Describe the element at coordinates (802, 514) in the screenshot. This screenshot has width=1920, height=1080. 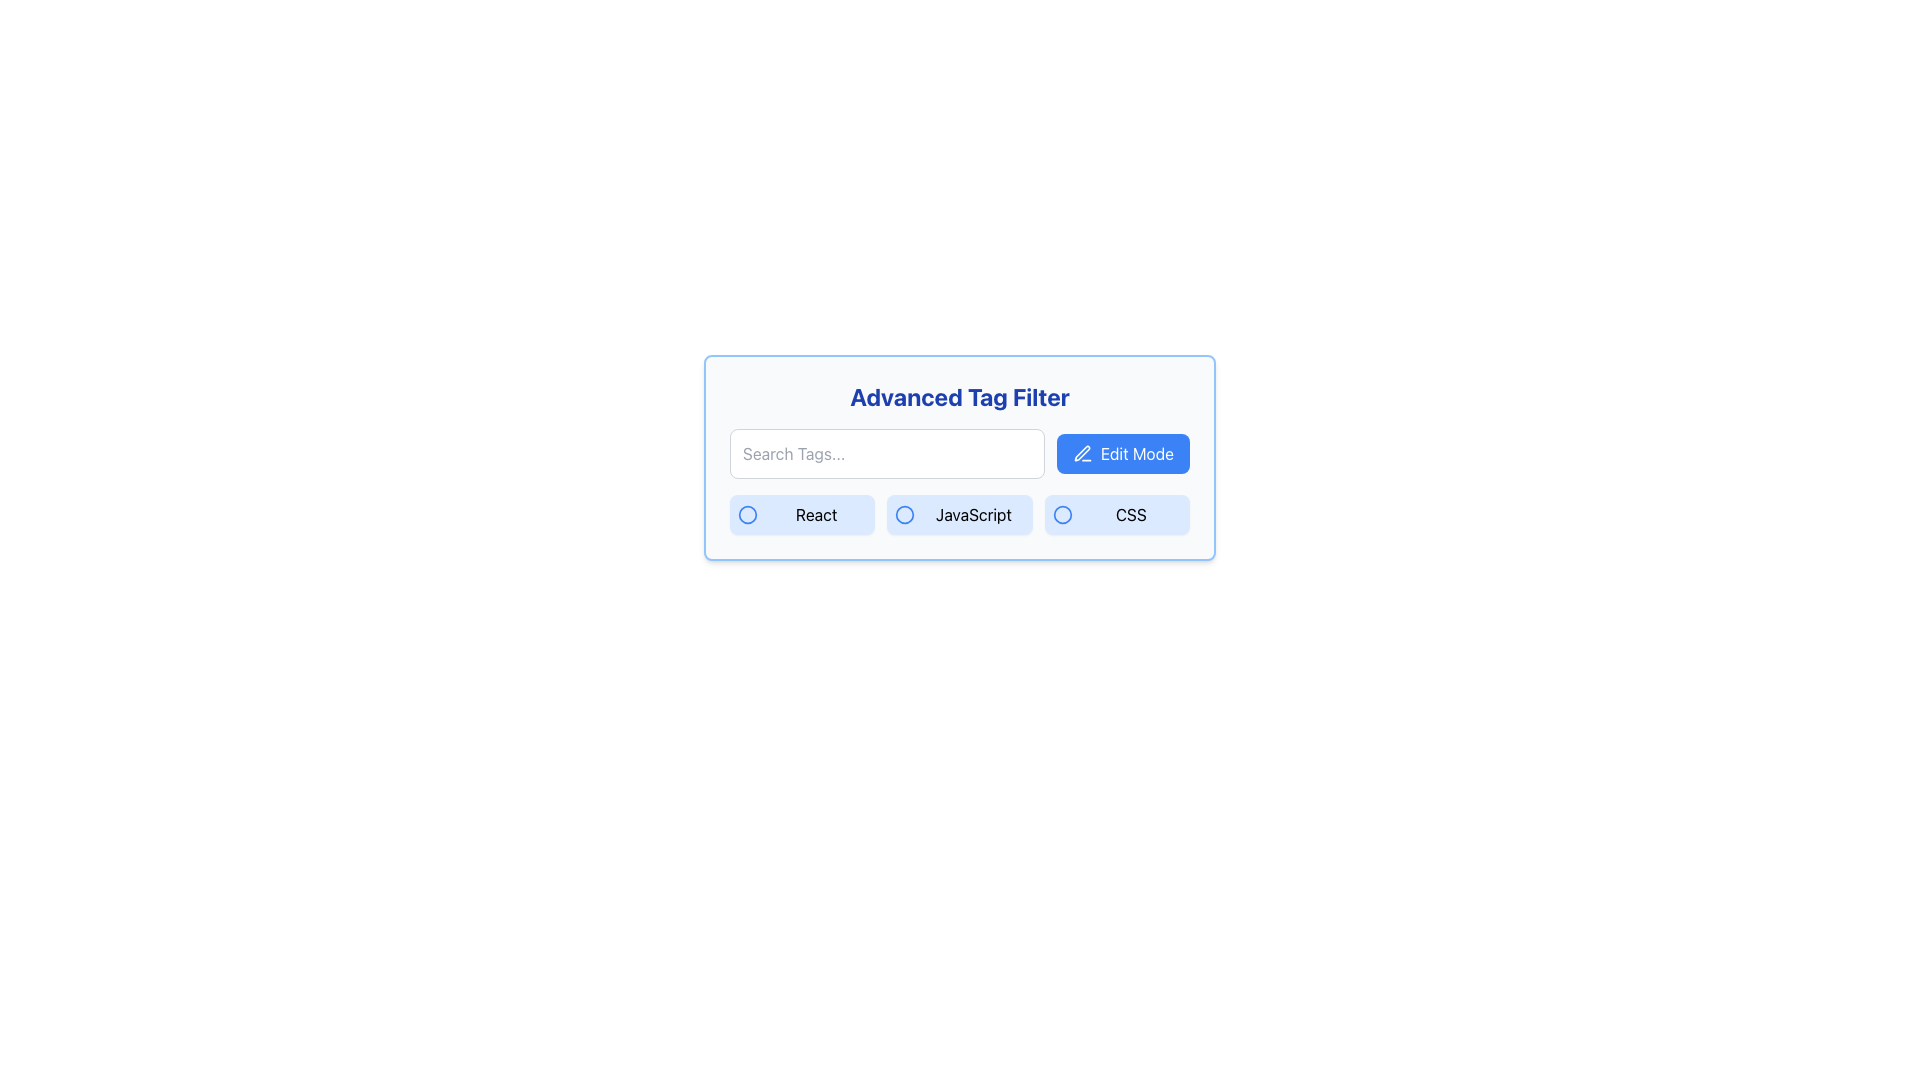
I see `to select the 'React' tag button, which is styled with a light blue background and is the first option in the grid of selectable tags` at that location.